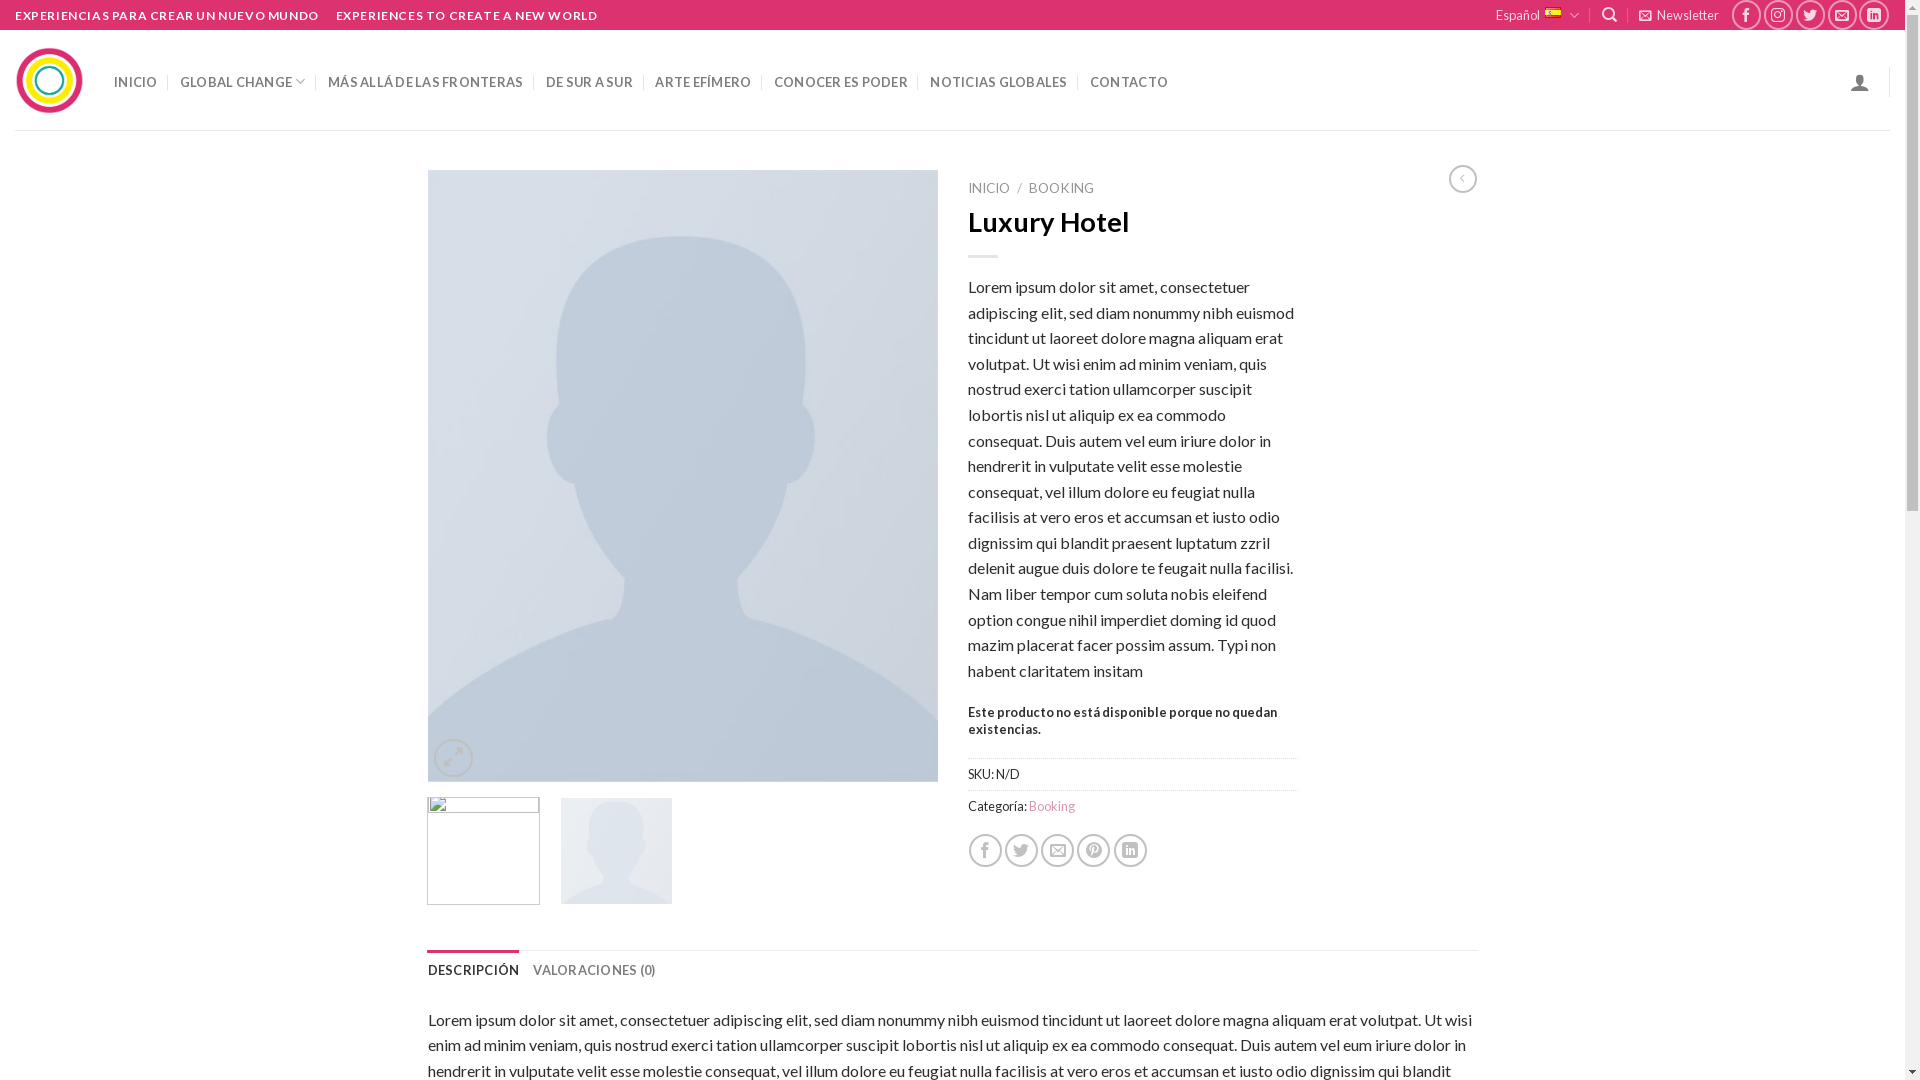 Image resolution: width=1920 pixels, height=1080 pixels. Describe the element at coordinates (998, 80) in the screenshot. I see `'NOTICIAS GLOBALES'` at that location.